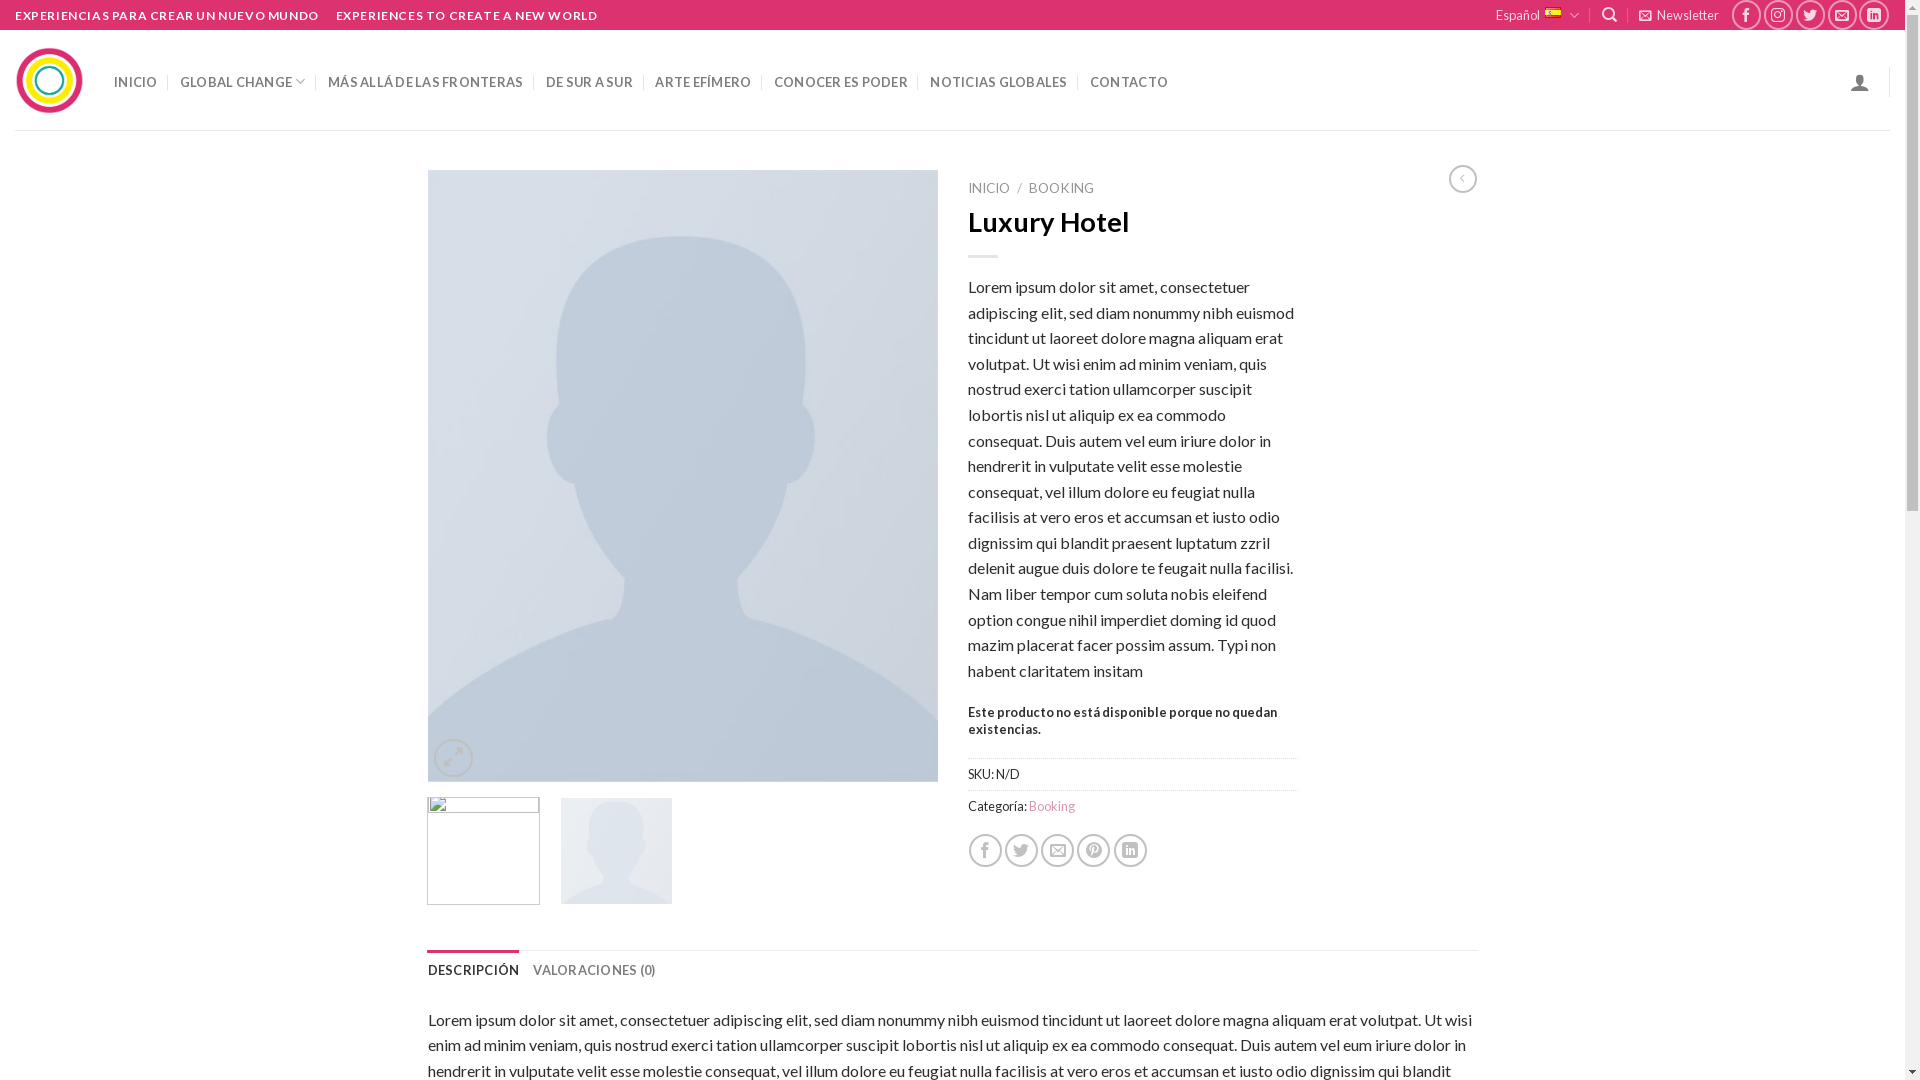 Image resolution: width=1920 pixels, height=1080 pixels. Describe the element at coordinates (998, 80) in the screenshot. I see `'NOTICIAS GLOBALES'` at that location.